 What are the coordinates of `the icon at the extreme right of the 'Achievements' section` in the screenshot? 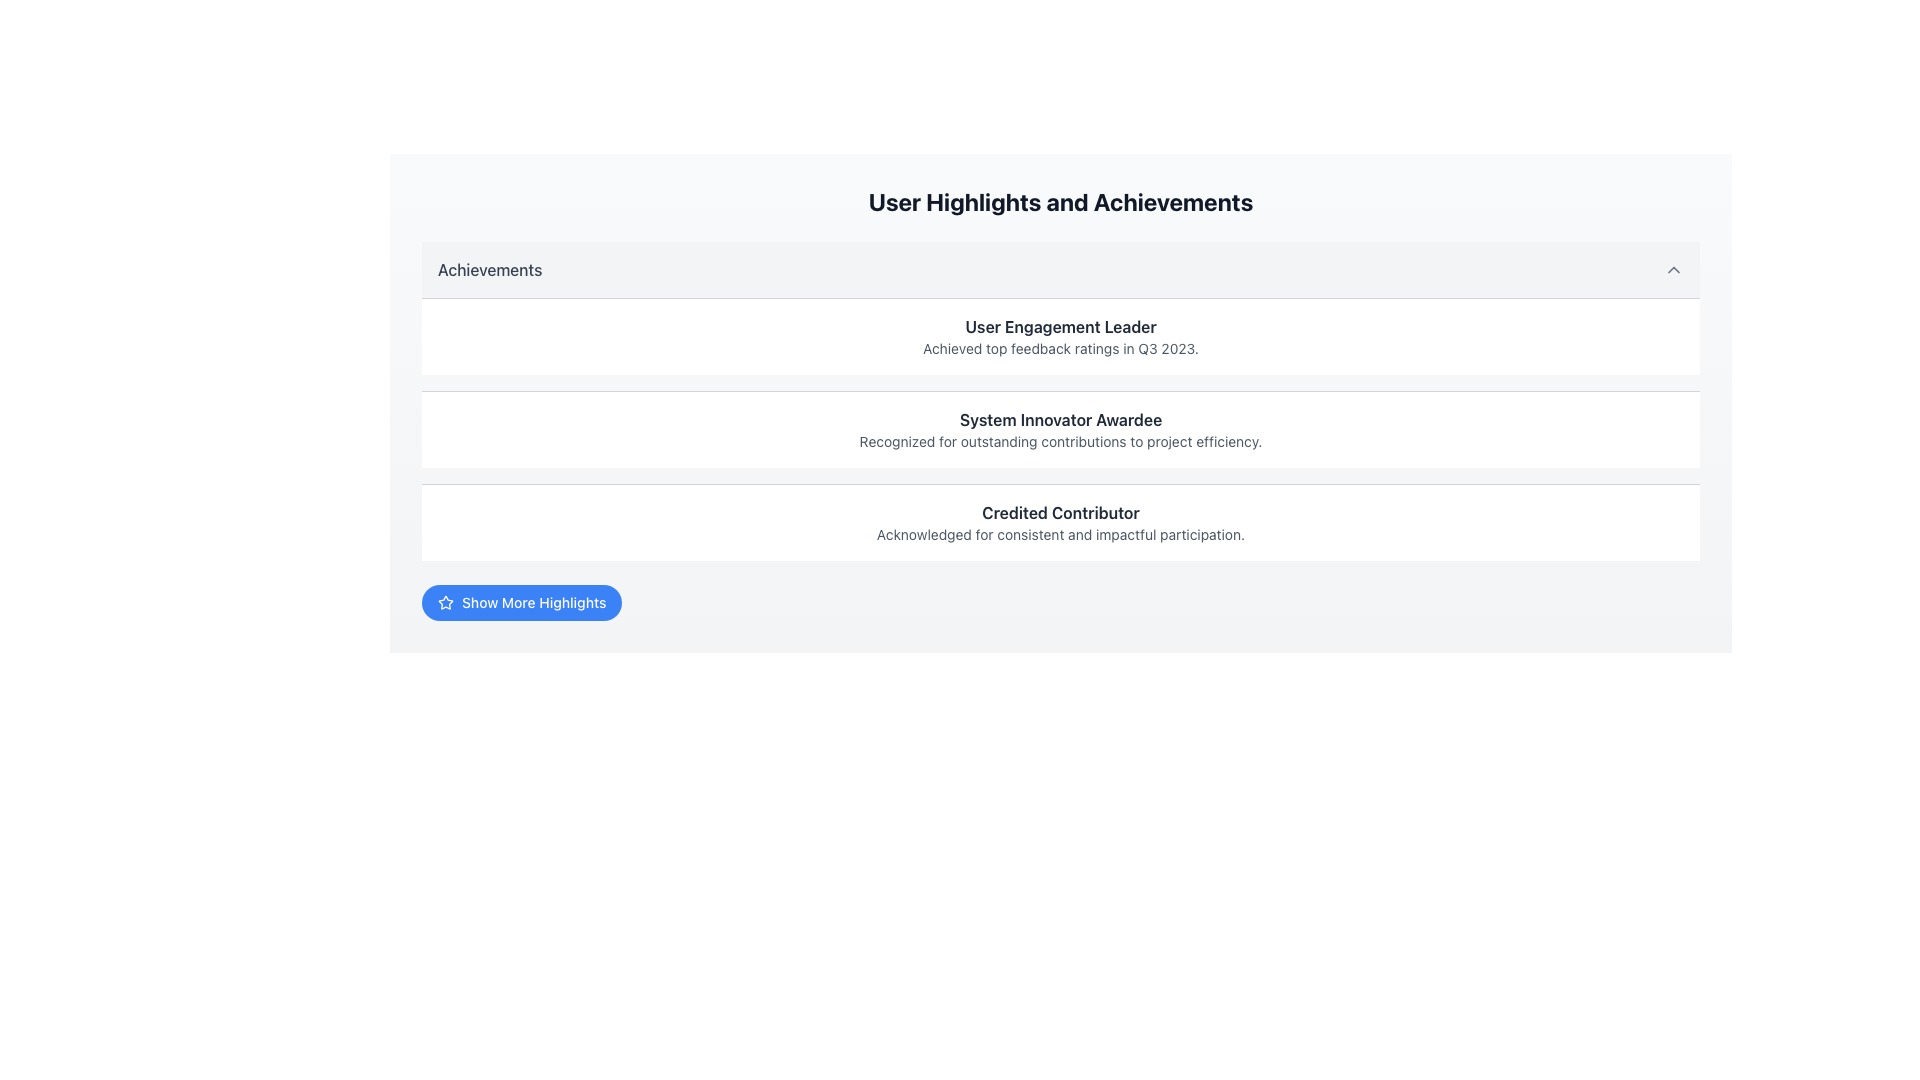 It's located at (1674, 270).